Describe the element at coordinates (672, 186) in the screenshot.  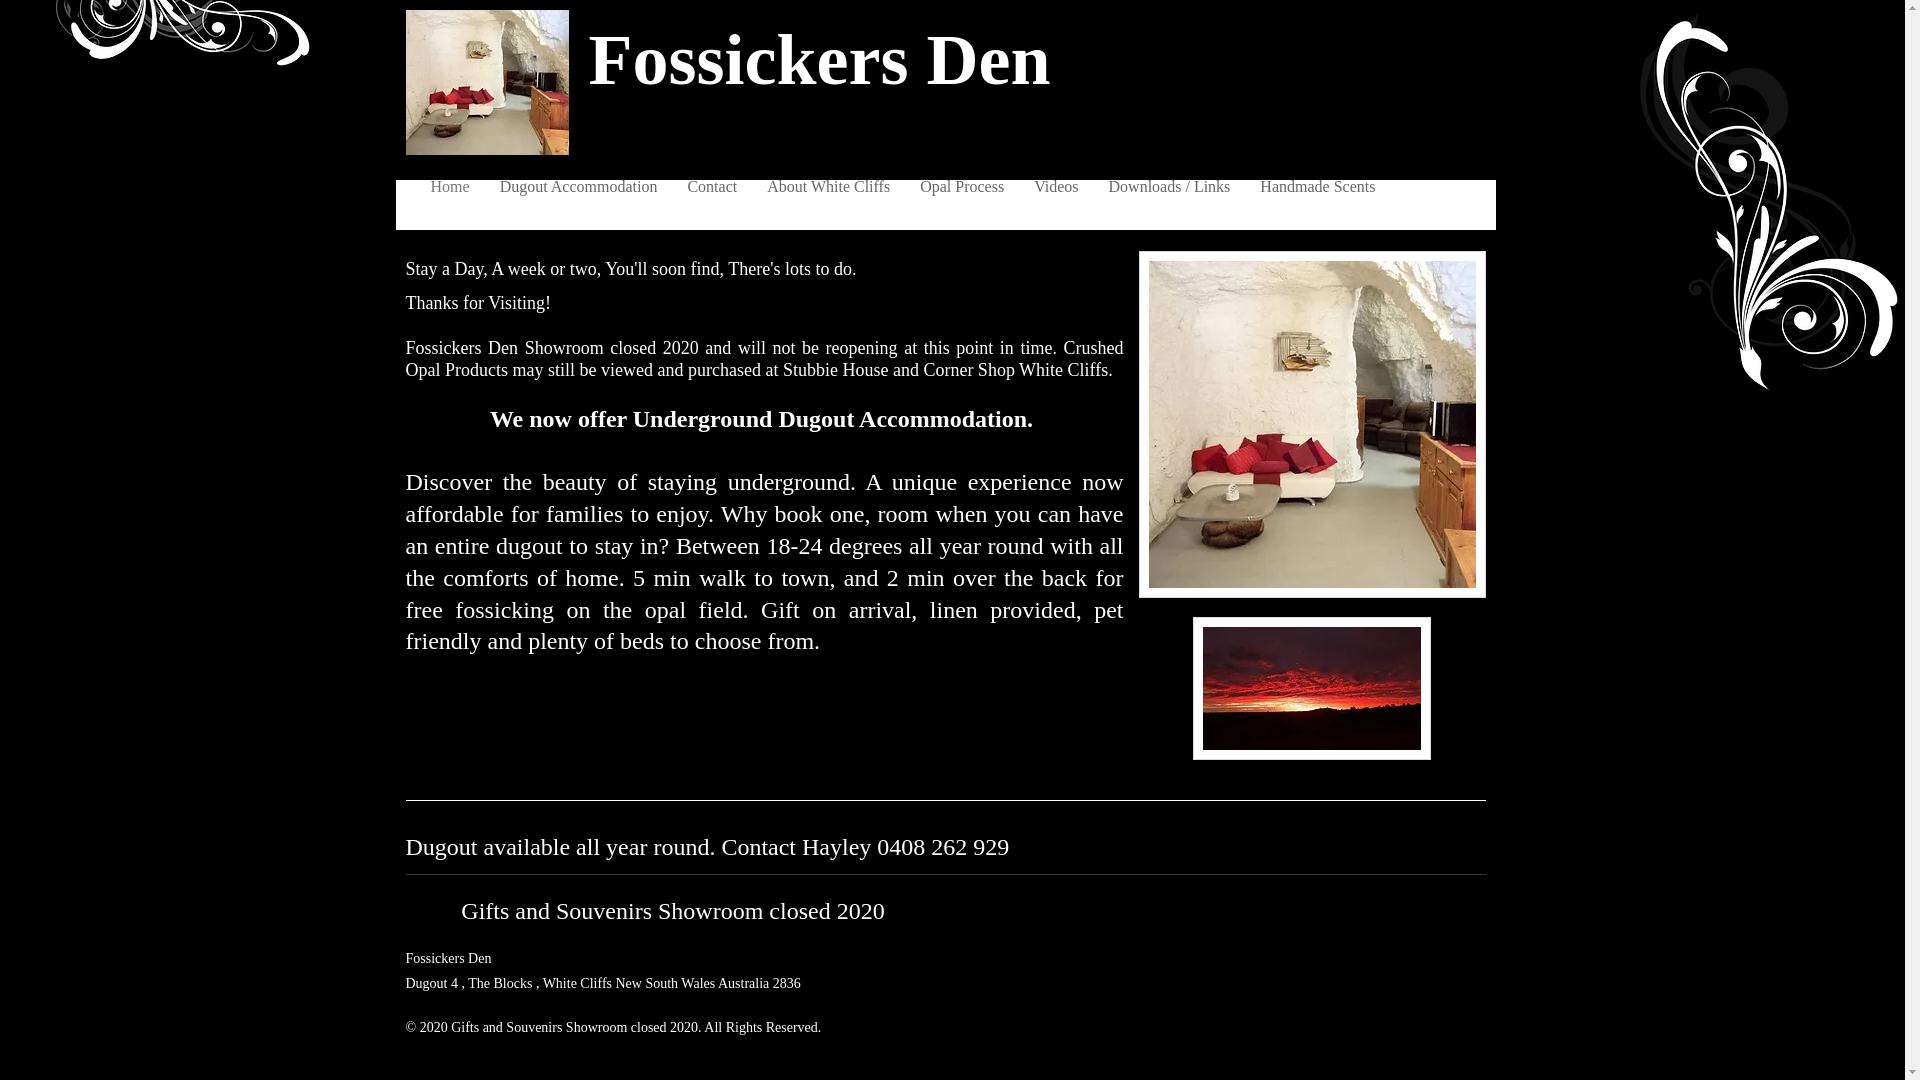
I see `'Contact'` at that location.